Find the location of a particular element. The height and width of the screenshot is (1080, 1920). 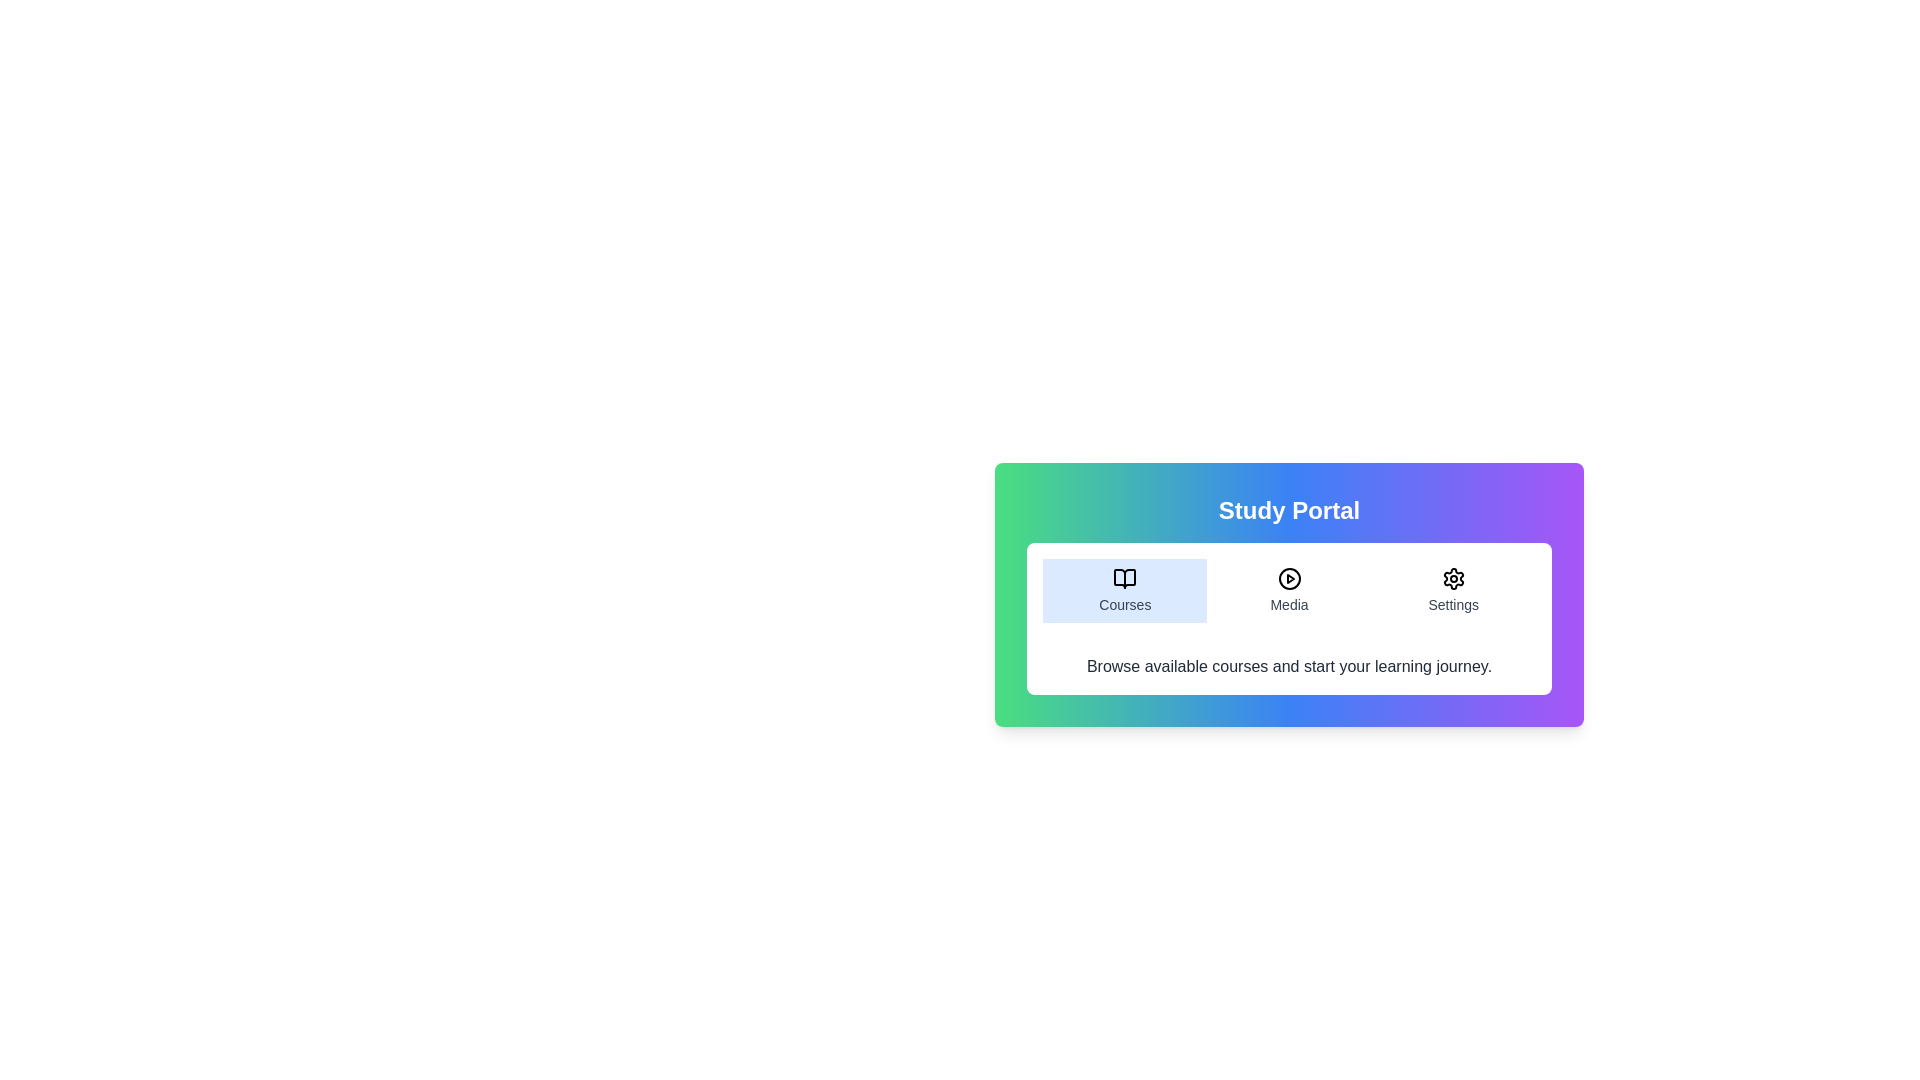

the Settings tab is located at coordinates (1453, 589).